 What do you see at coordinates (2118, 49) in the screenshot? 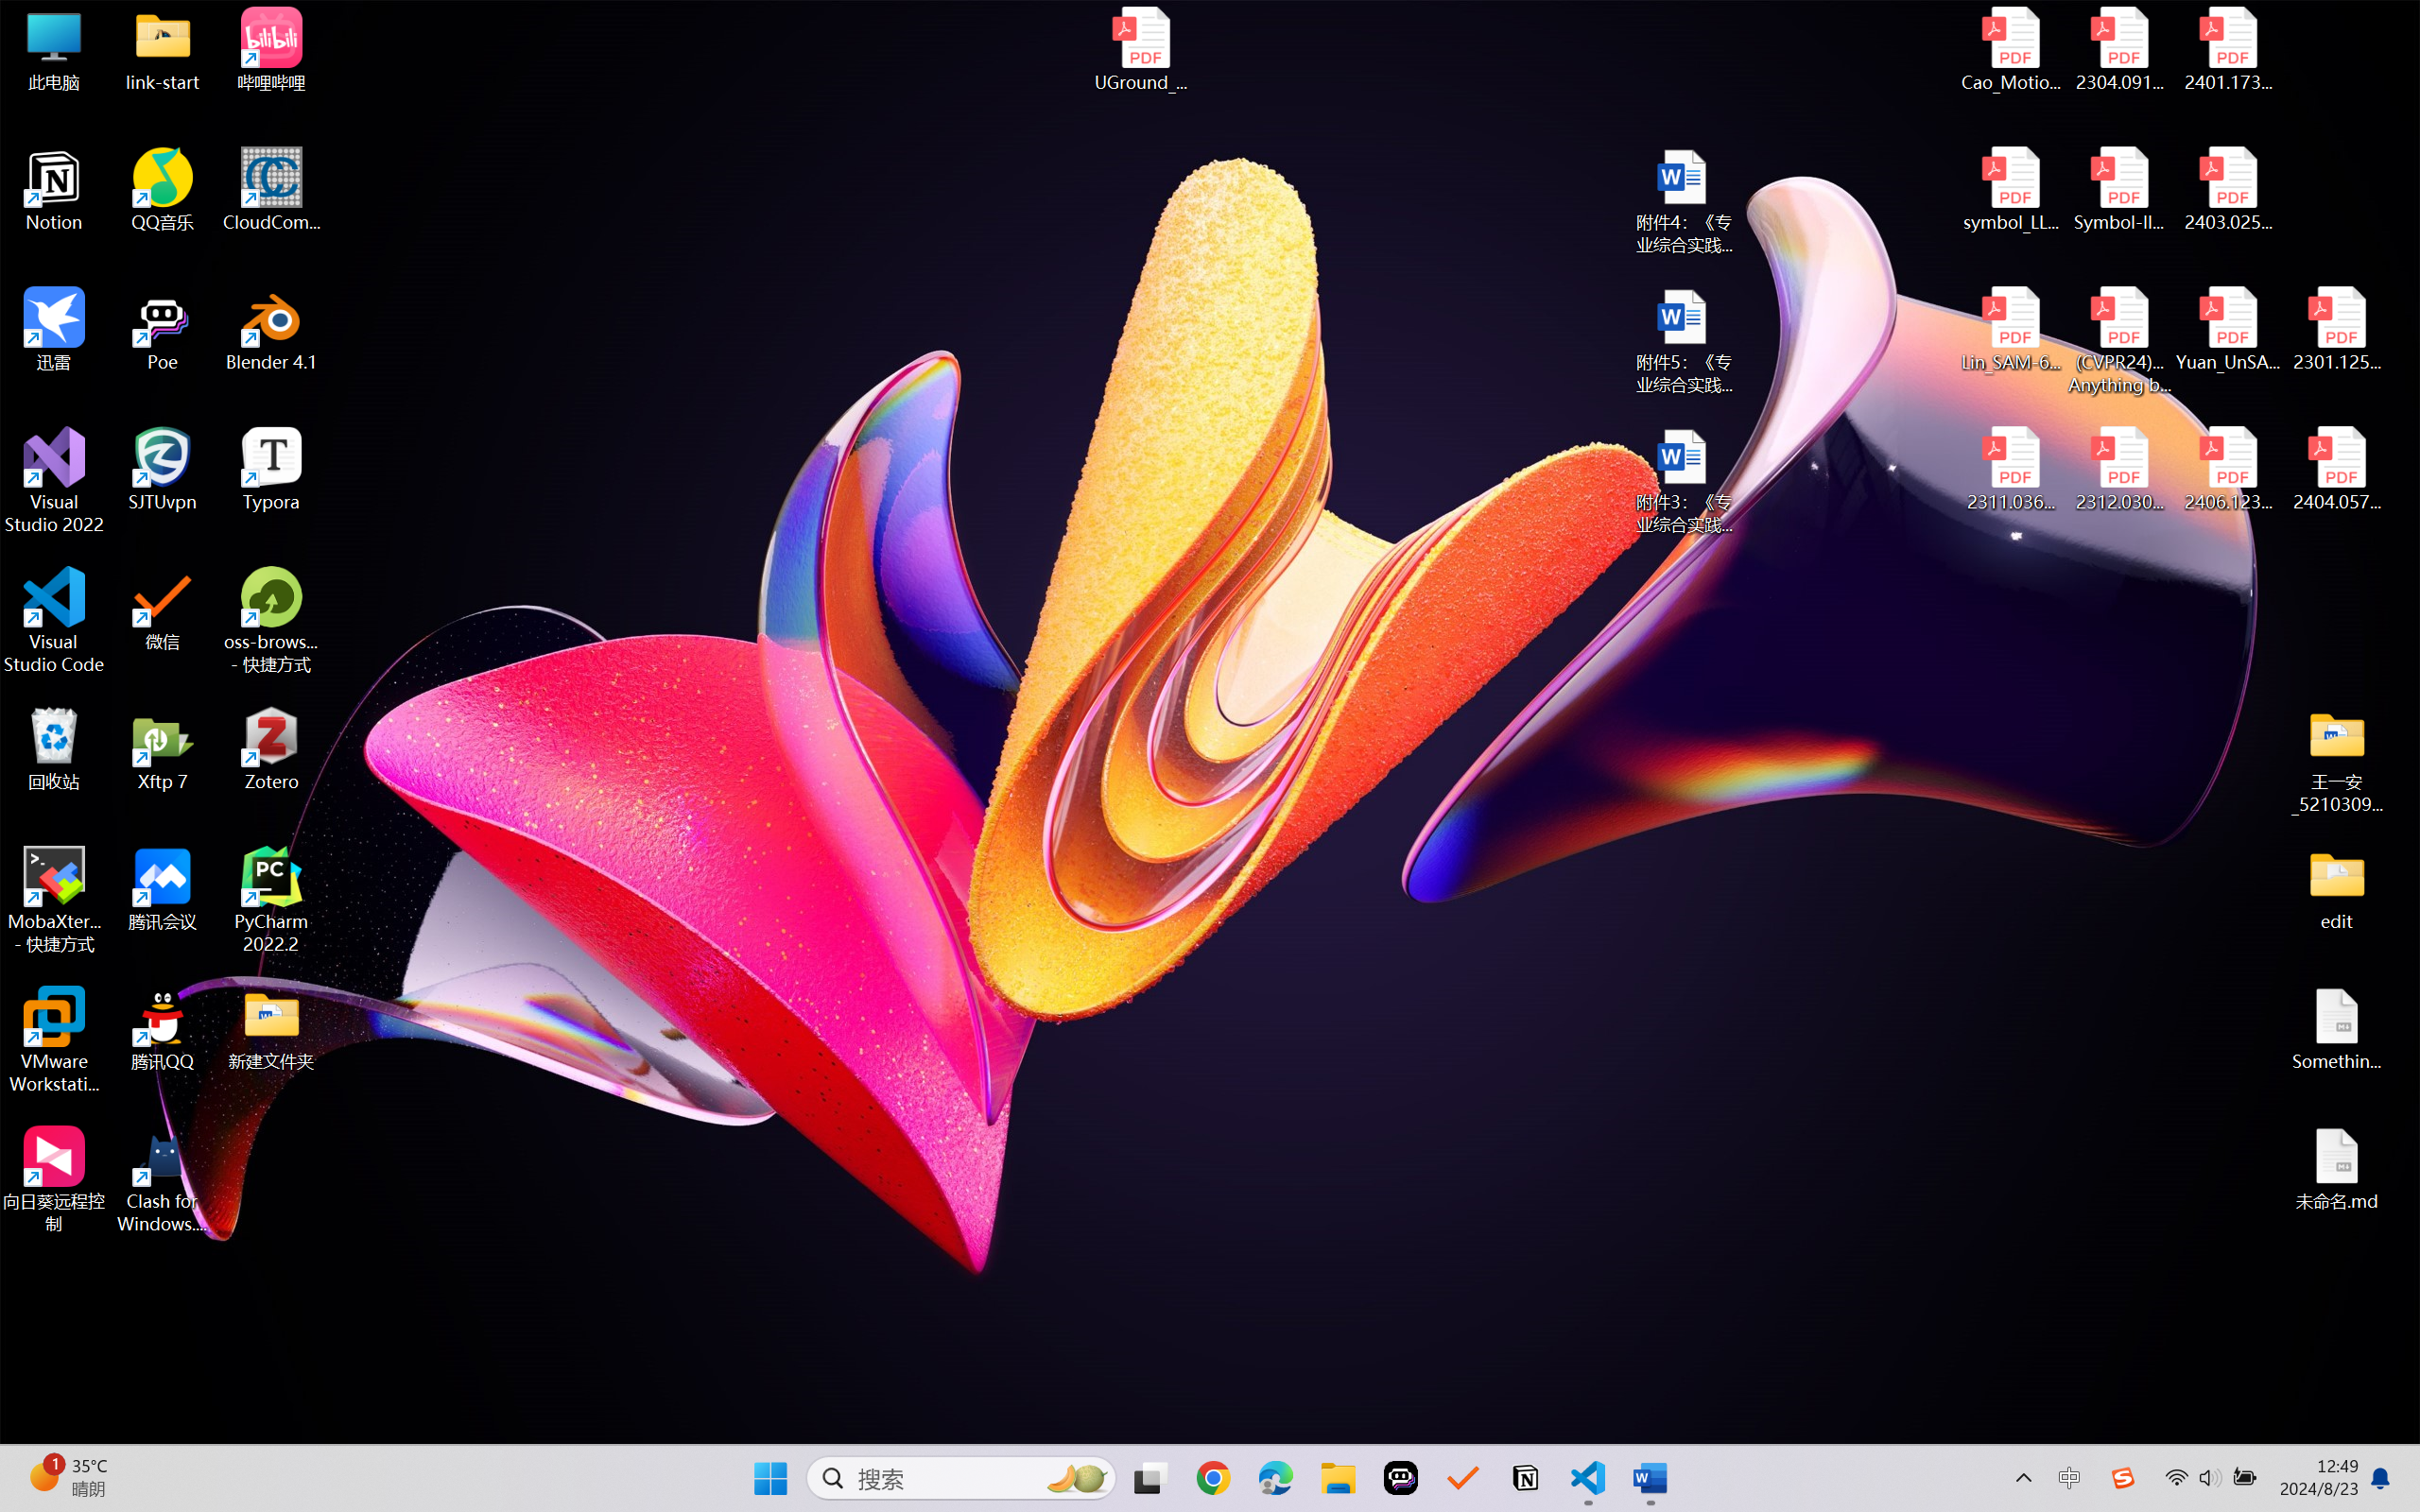
I see `'2304.09121v3.pdf'` at bounding box center [2118, 49].